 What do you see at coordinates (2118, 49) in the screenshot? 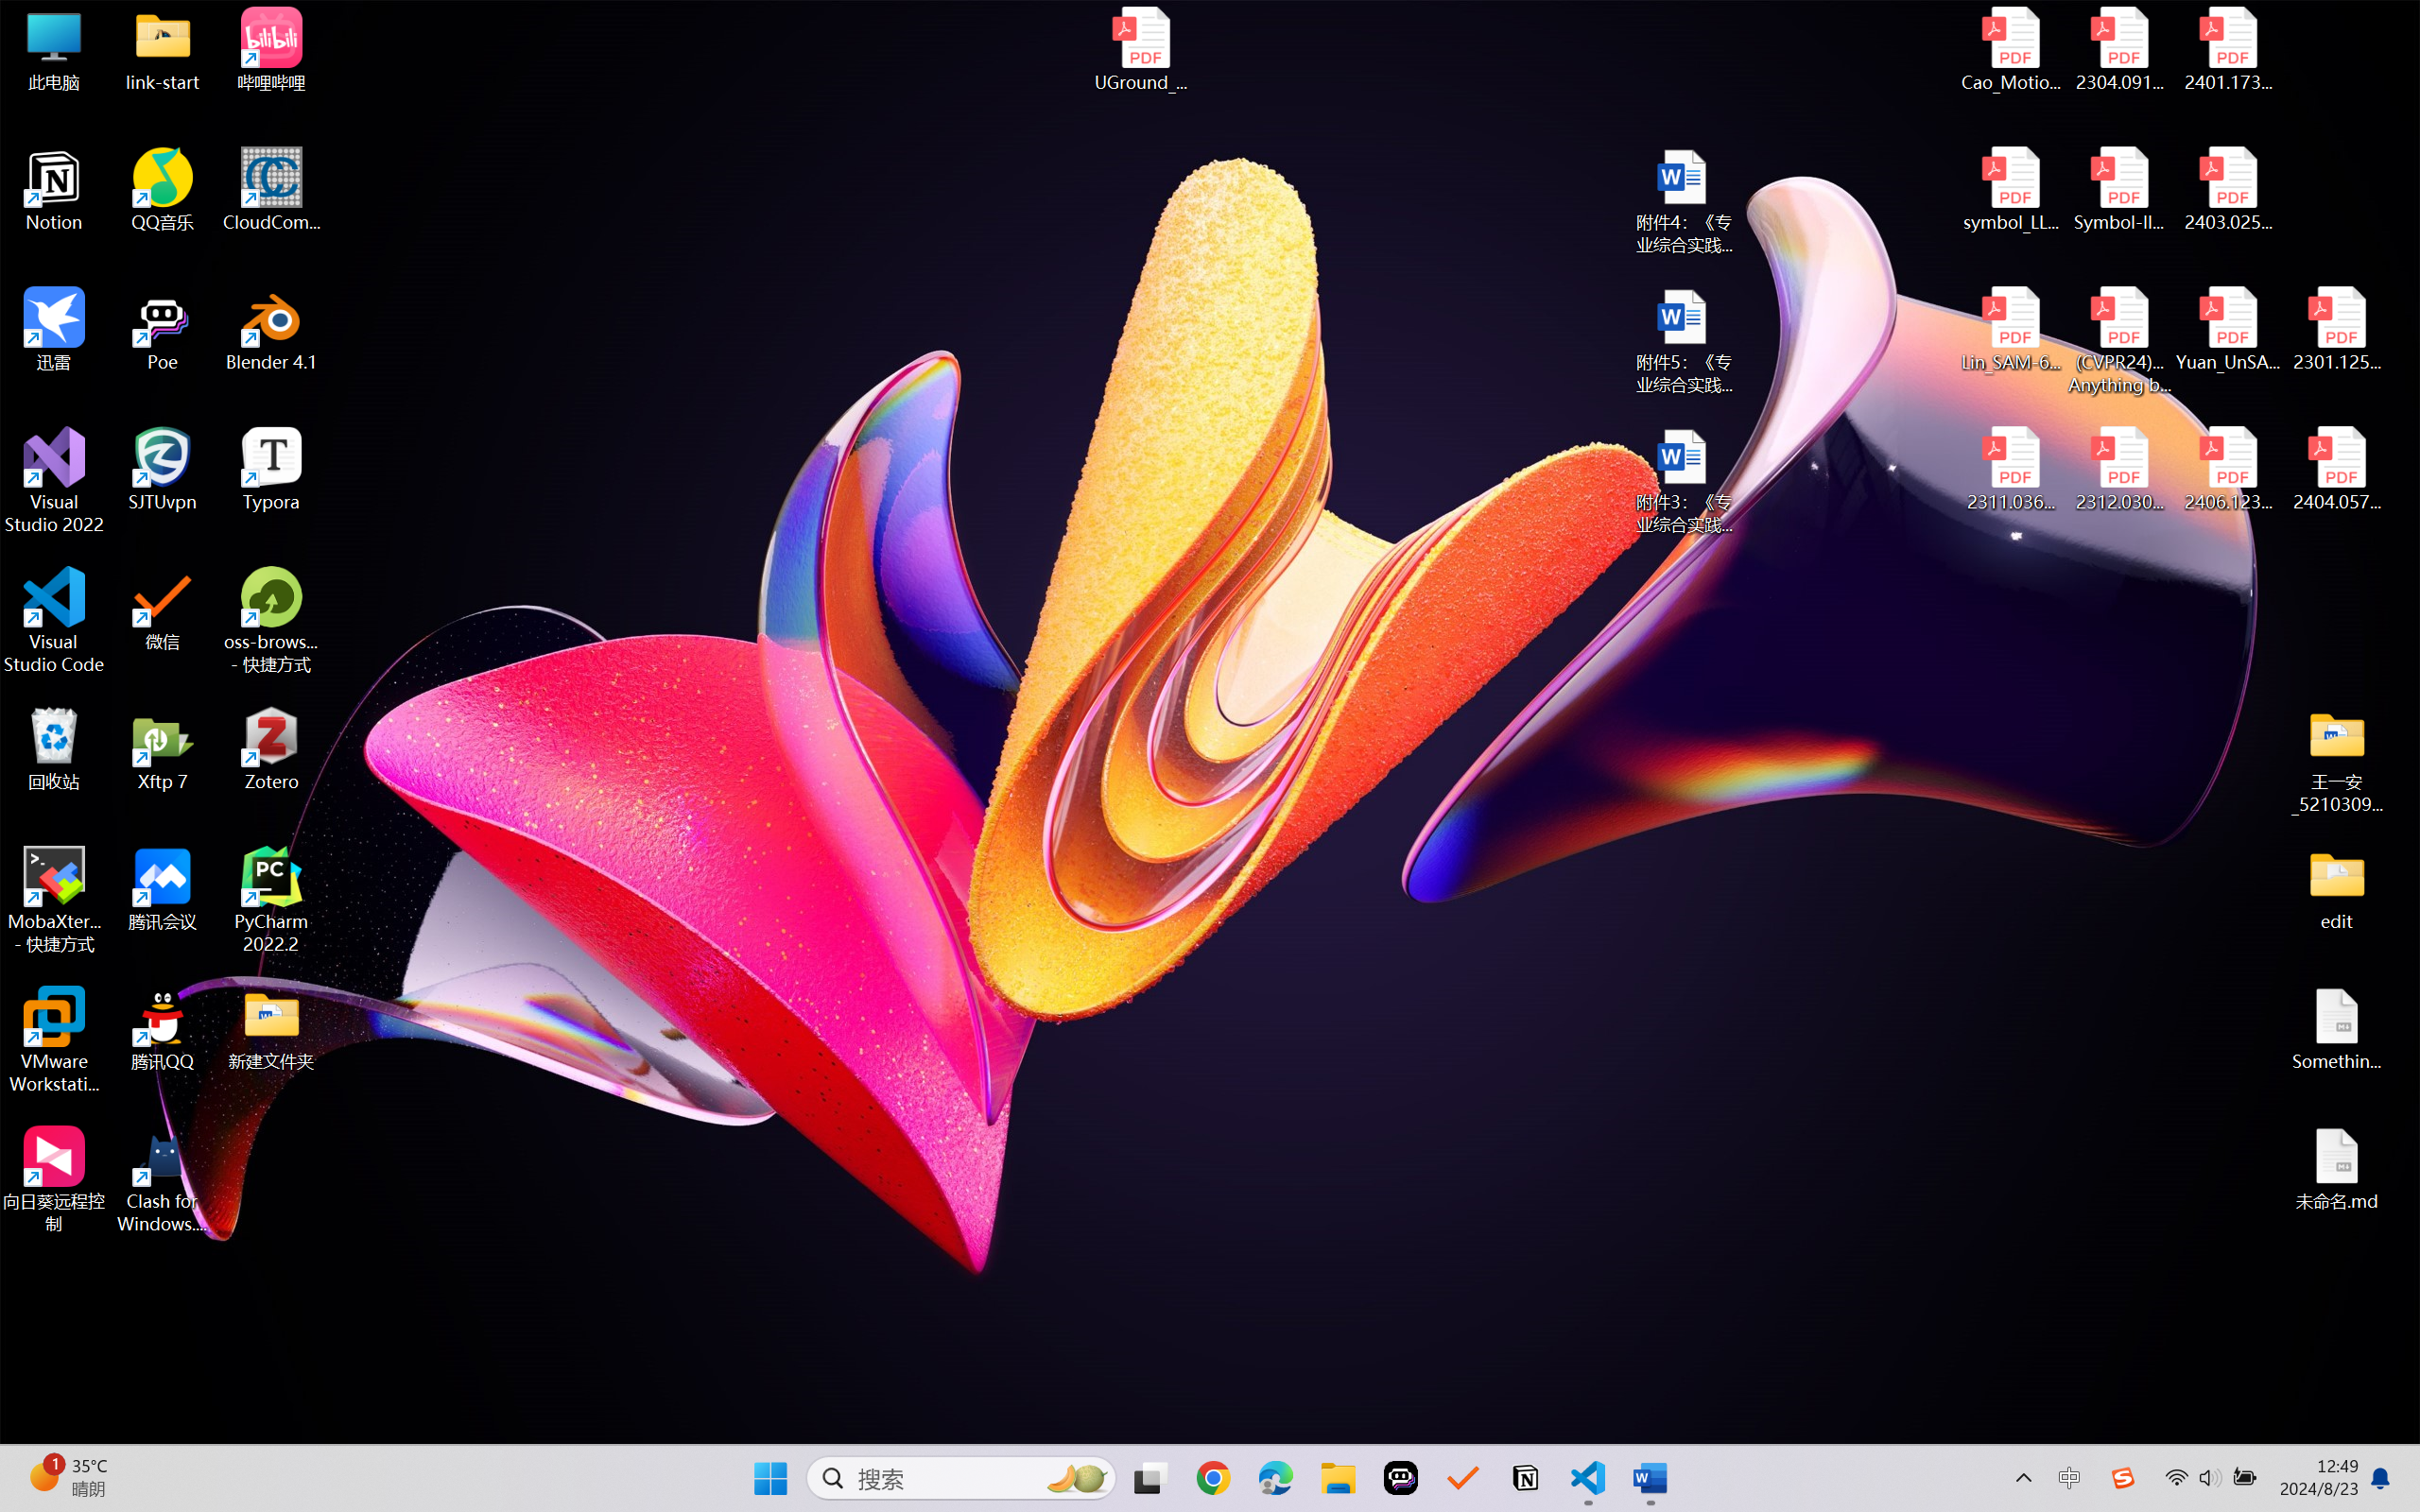
I see `'2304.09121v3.pdf'` at bounding box center [2118, 49].